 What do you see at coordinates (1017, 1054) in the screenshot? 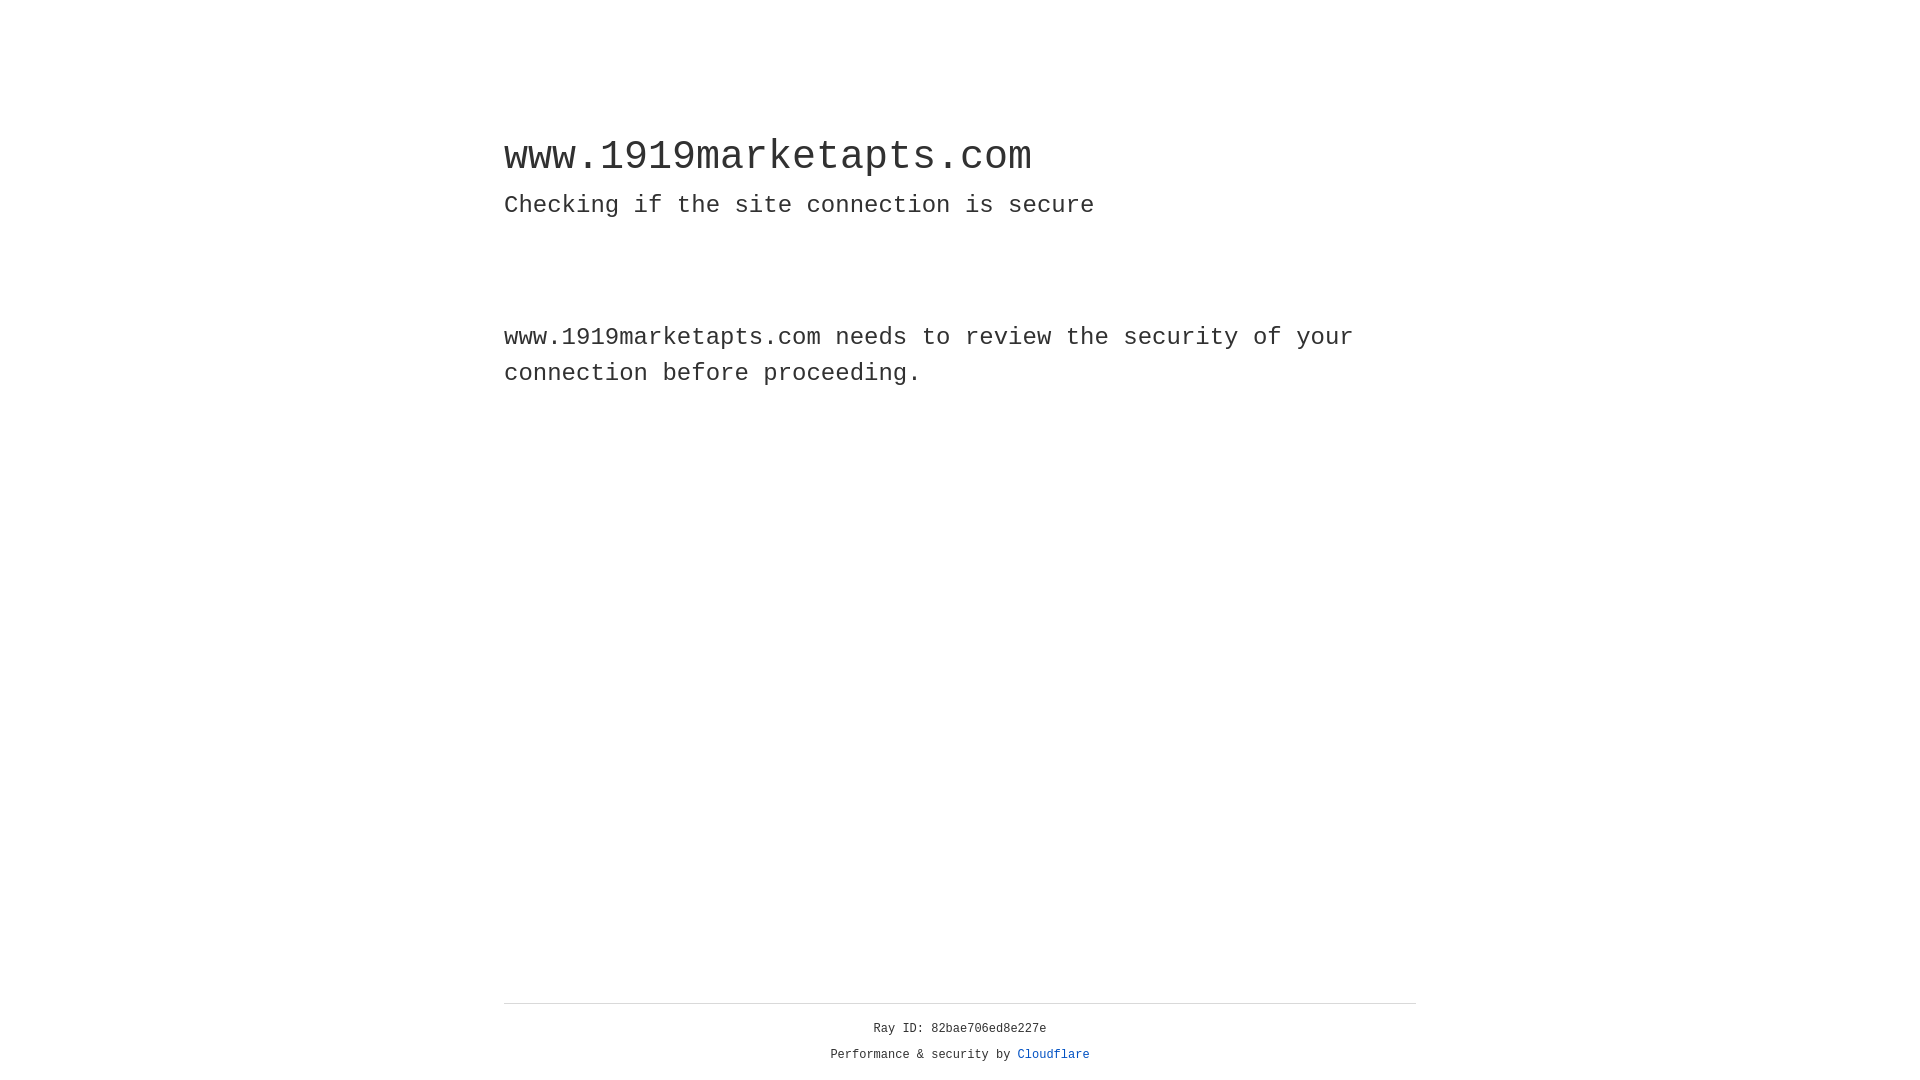
I see `'Cloudflare'` at bounding box center [1017, 1054].